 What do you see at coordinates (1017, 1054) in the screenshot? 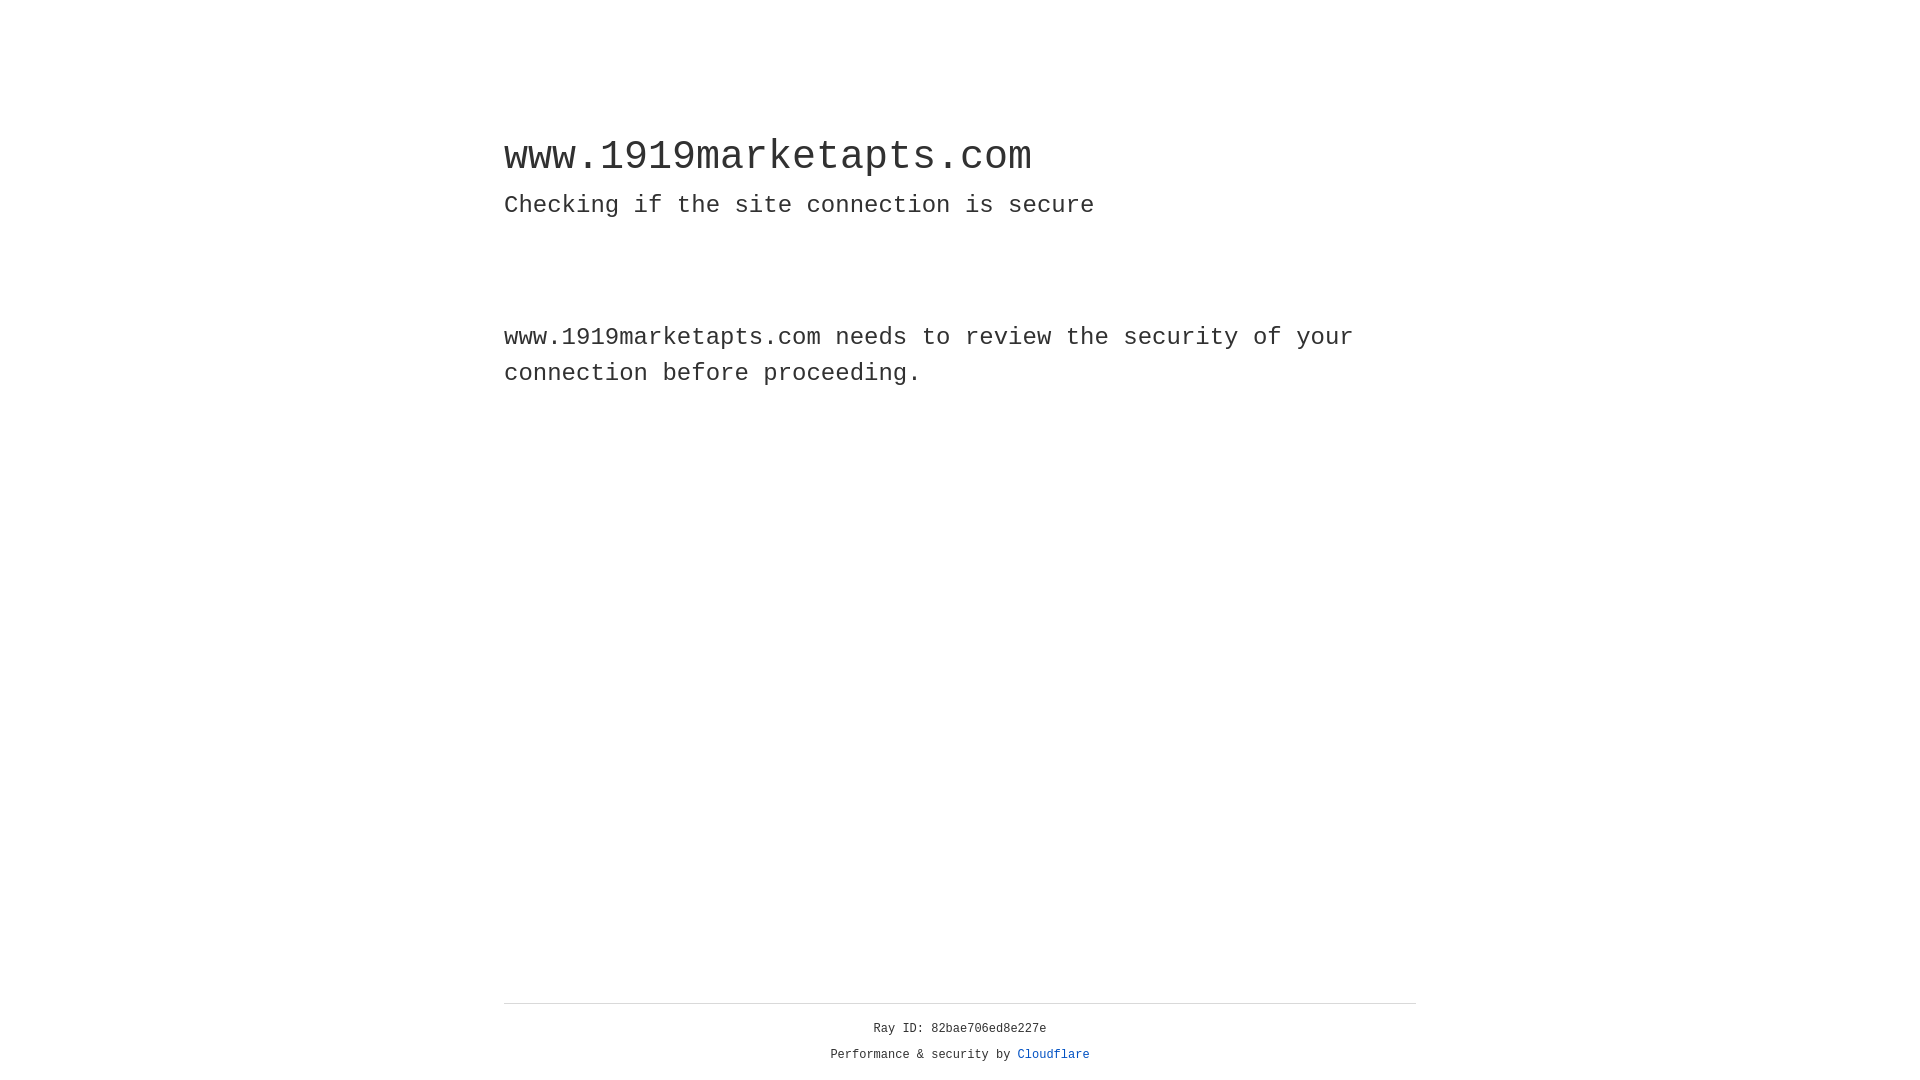
I see `'Cloudflare'` at bounding box center [1017, 1054].